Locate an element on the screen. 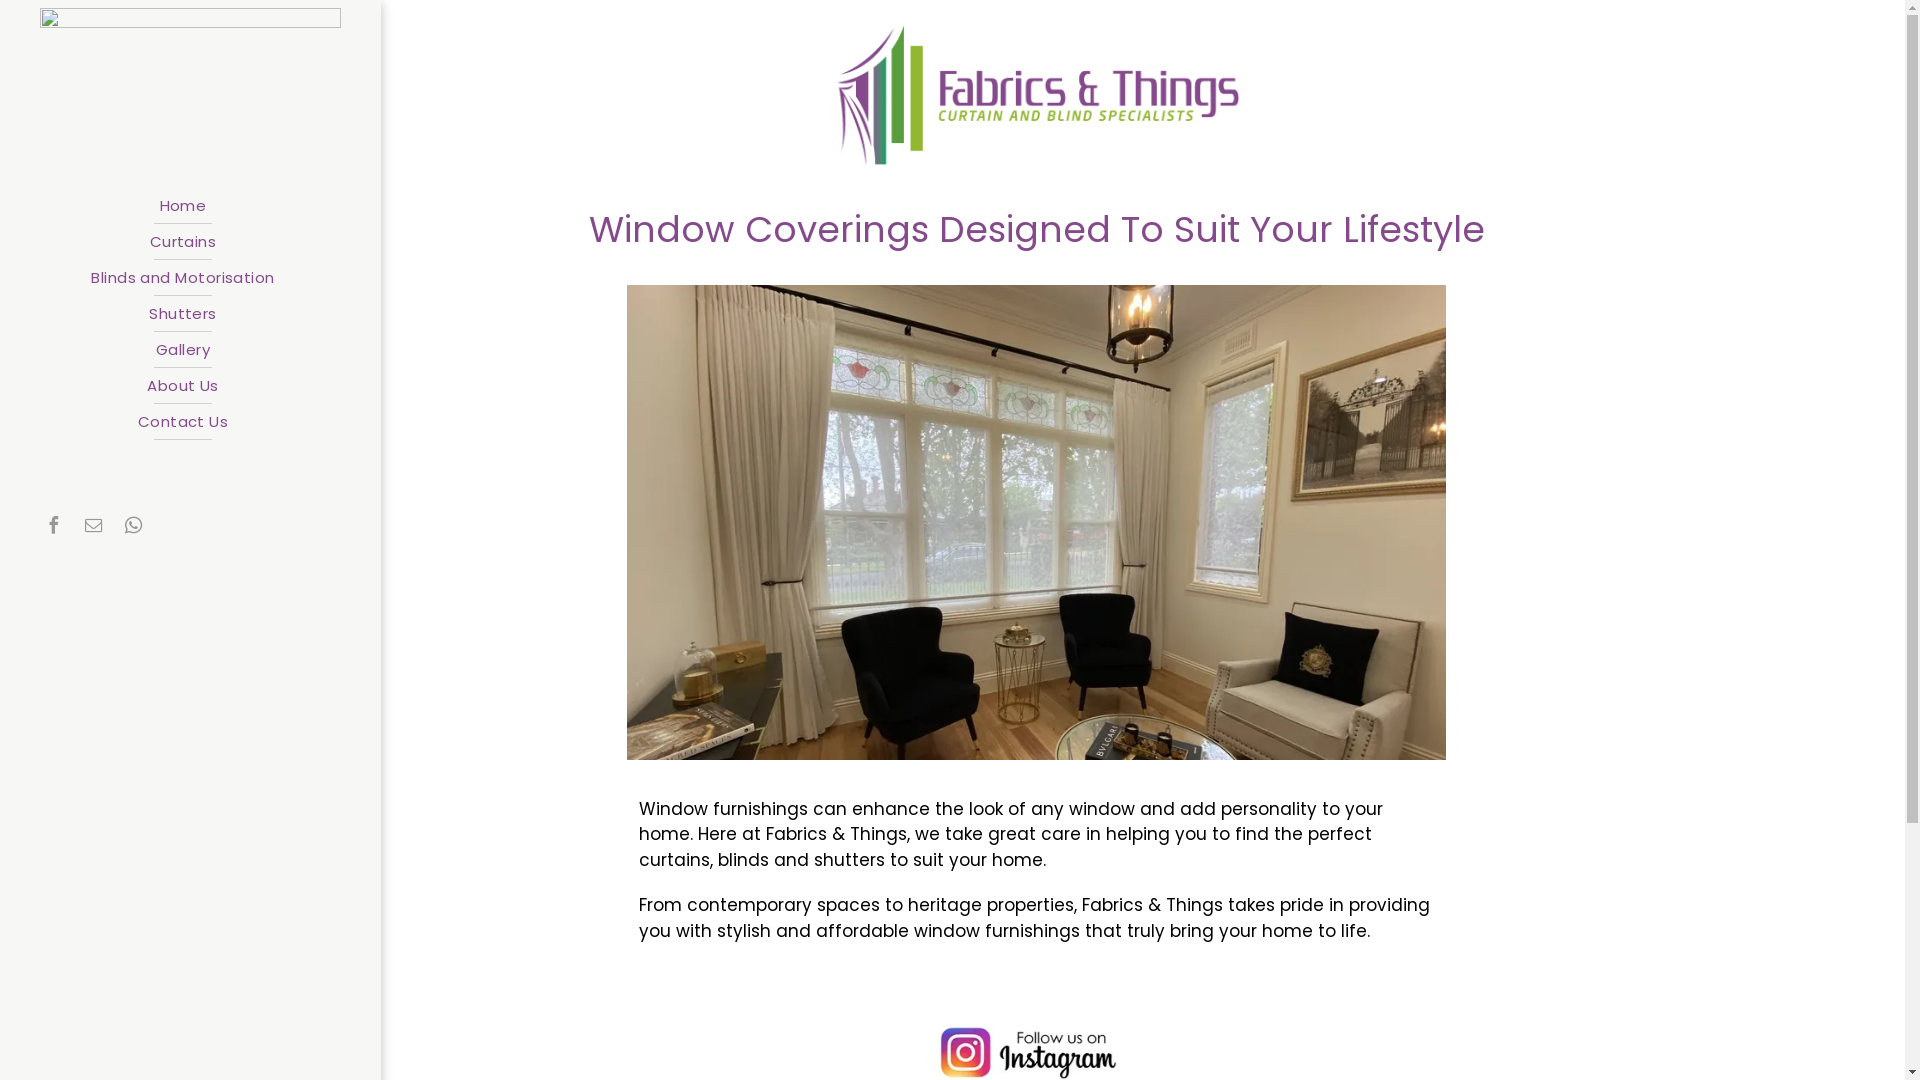  'Shutters' is located at coordinates (182, 313).